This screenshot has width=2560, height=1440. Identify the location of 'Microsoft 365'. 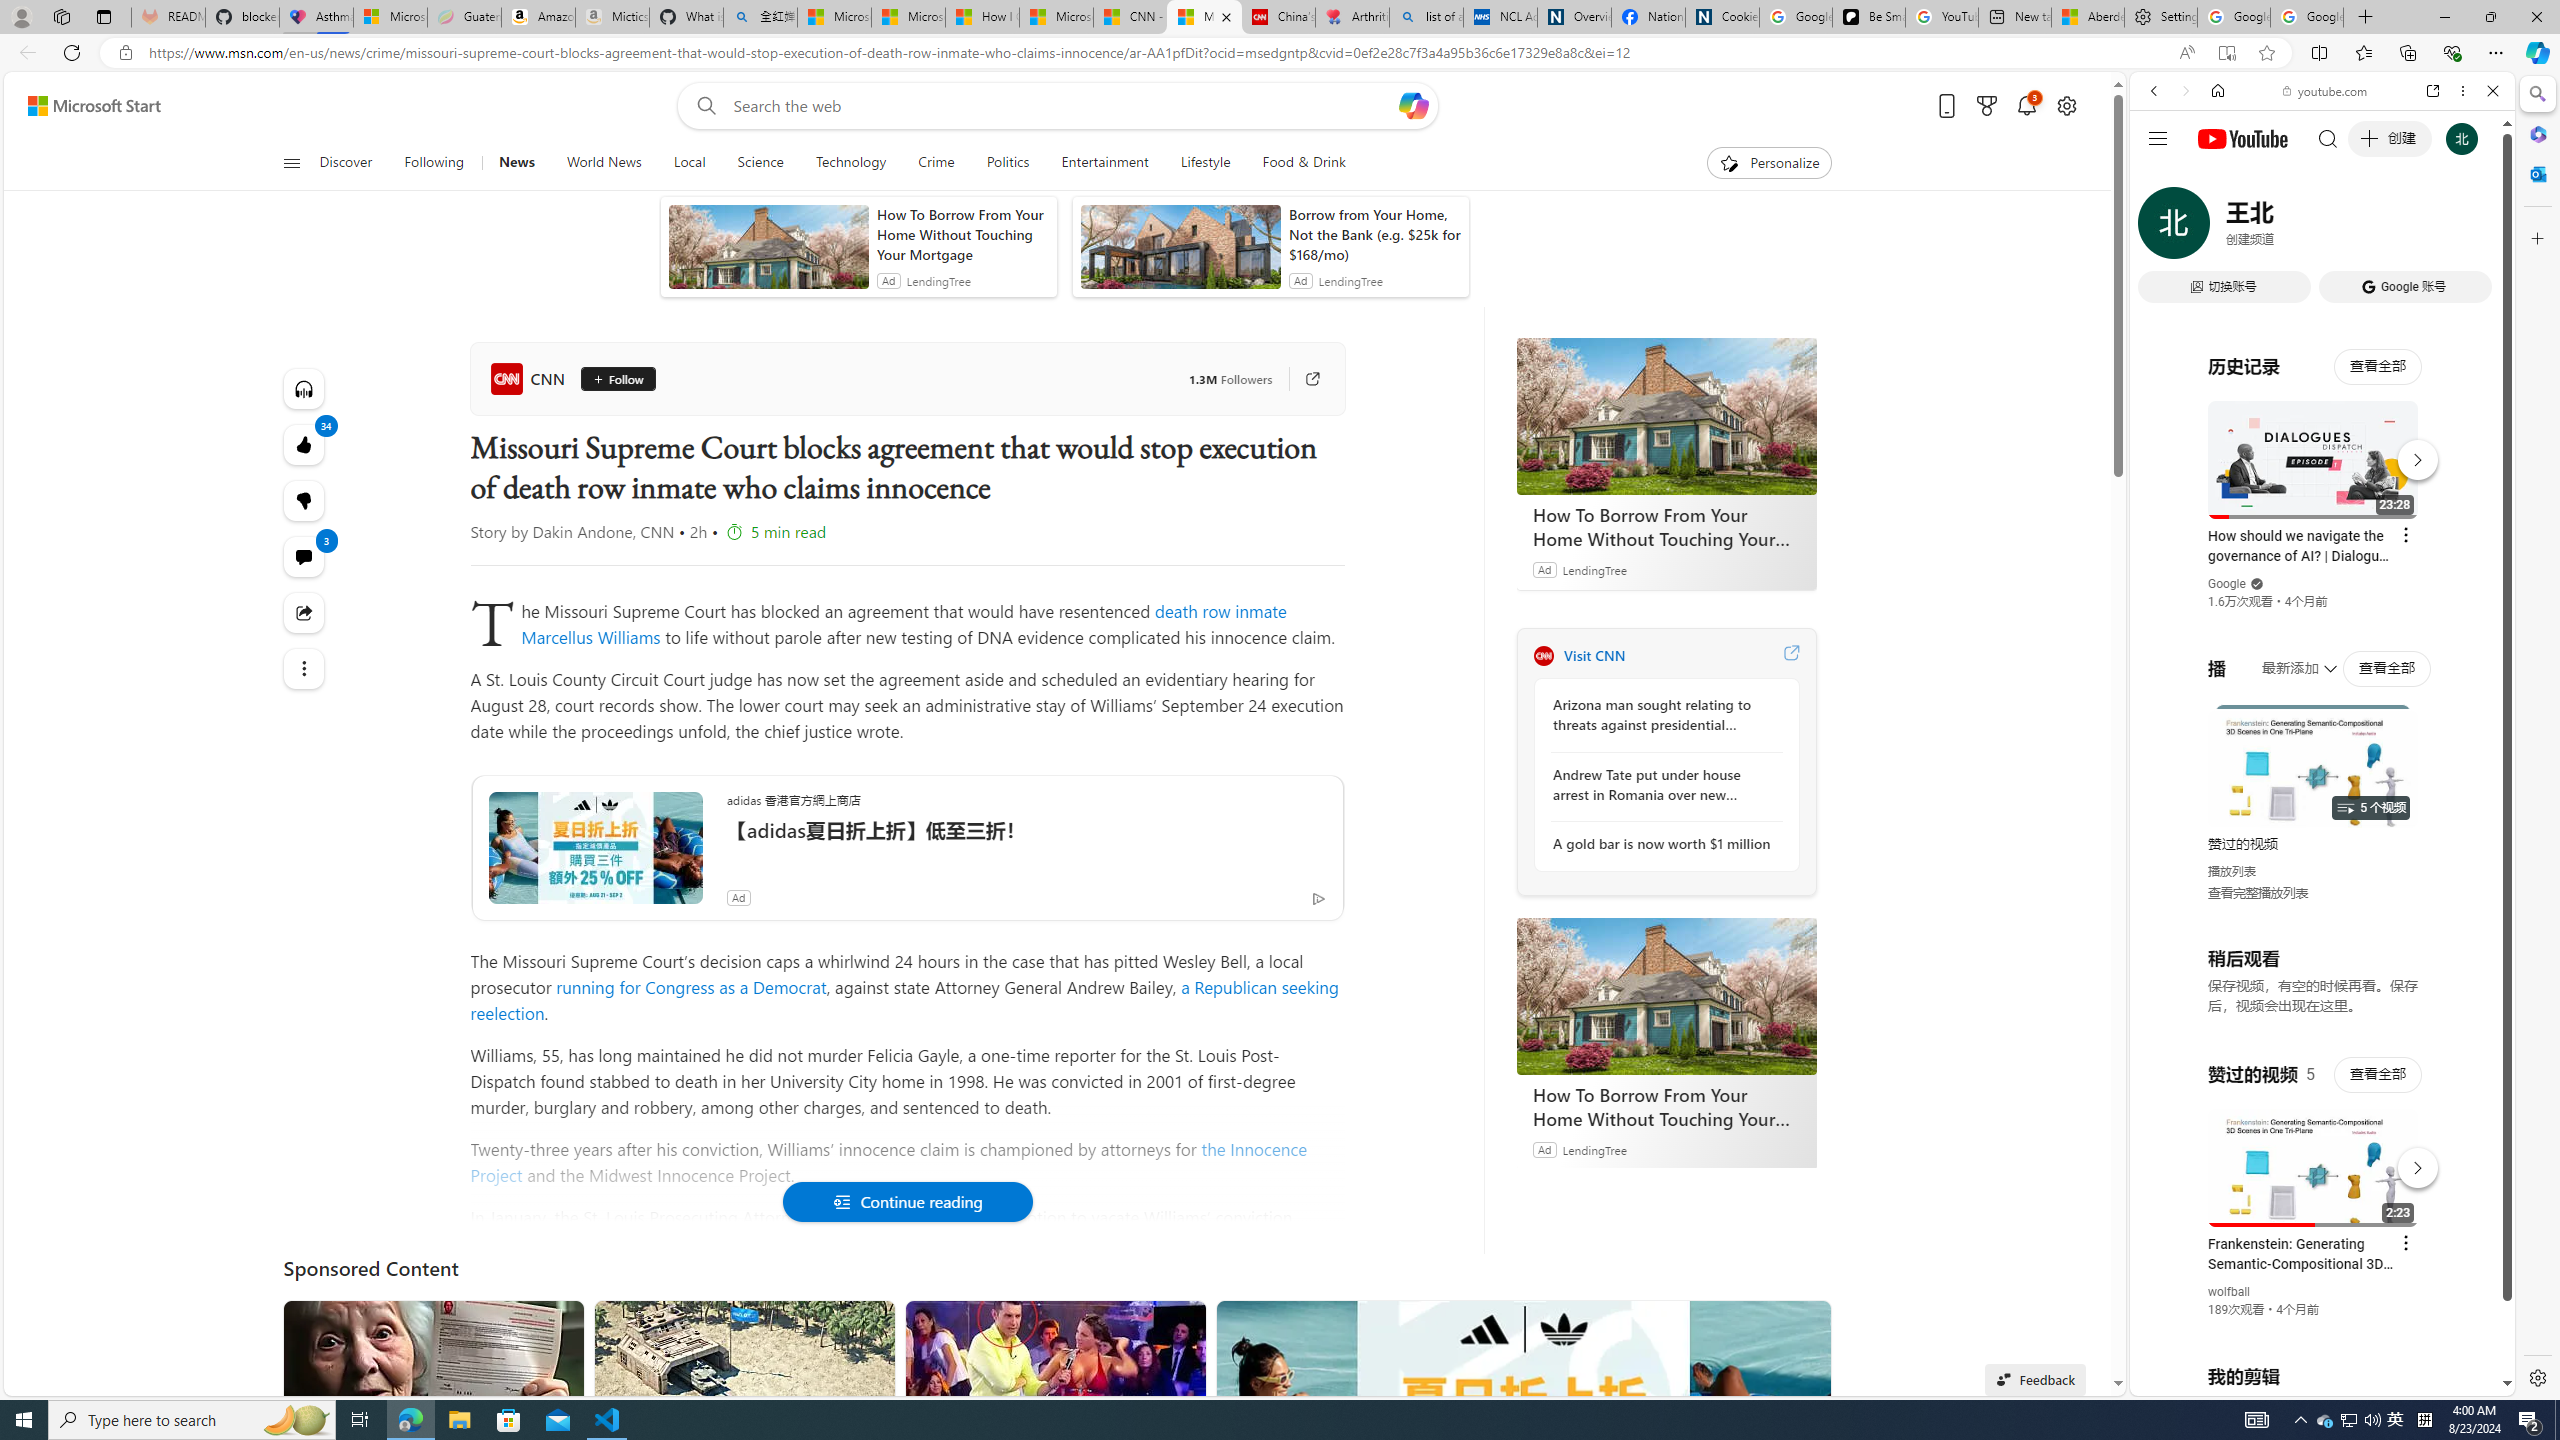
(2535, 134).